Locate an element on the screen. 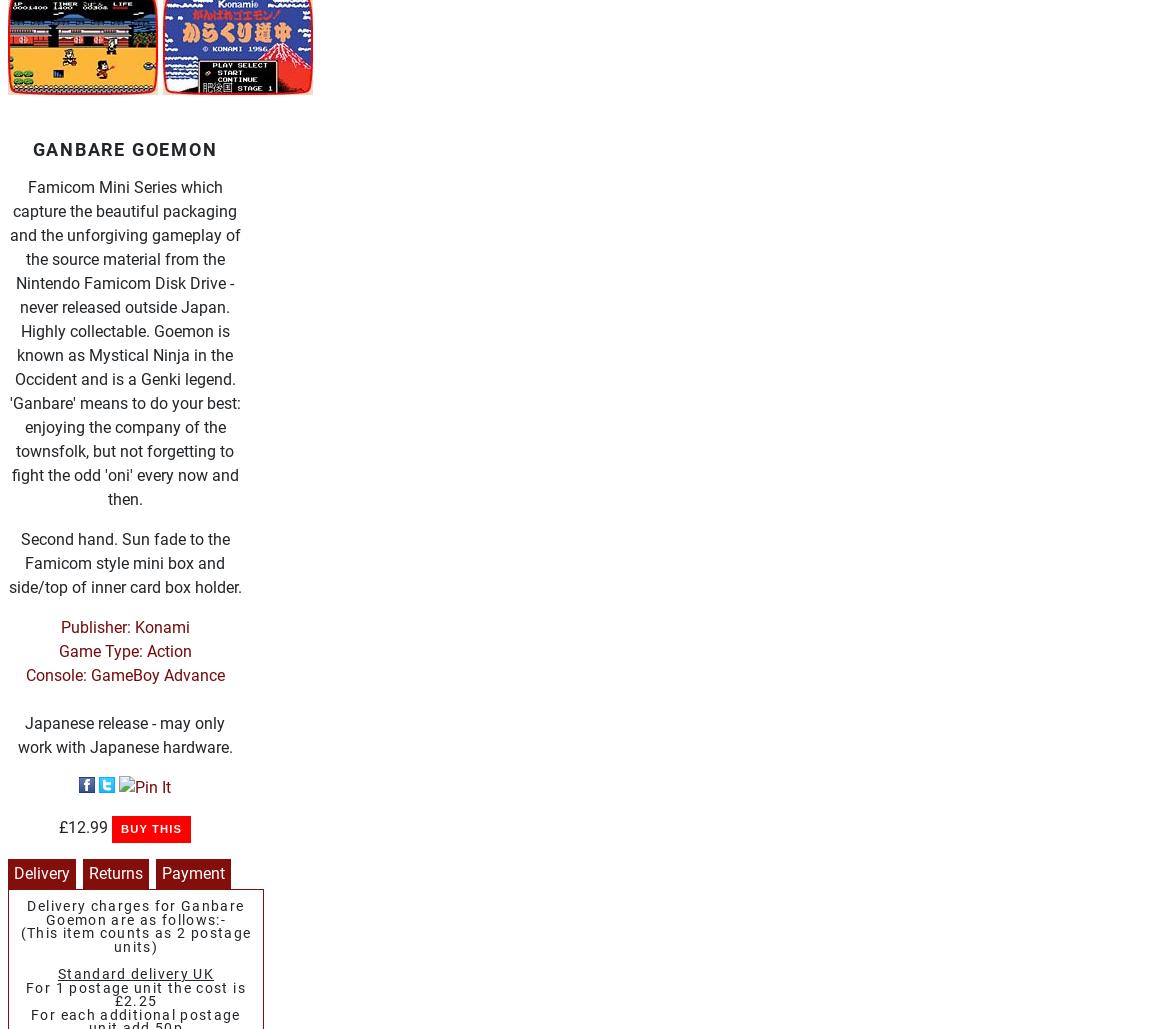 Image resolution: width=1176 pixels, height=1029 pixels. 'Nintendo DS' is located at coordinates (154, 93).